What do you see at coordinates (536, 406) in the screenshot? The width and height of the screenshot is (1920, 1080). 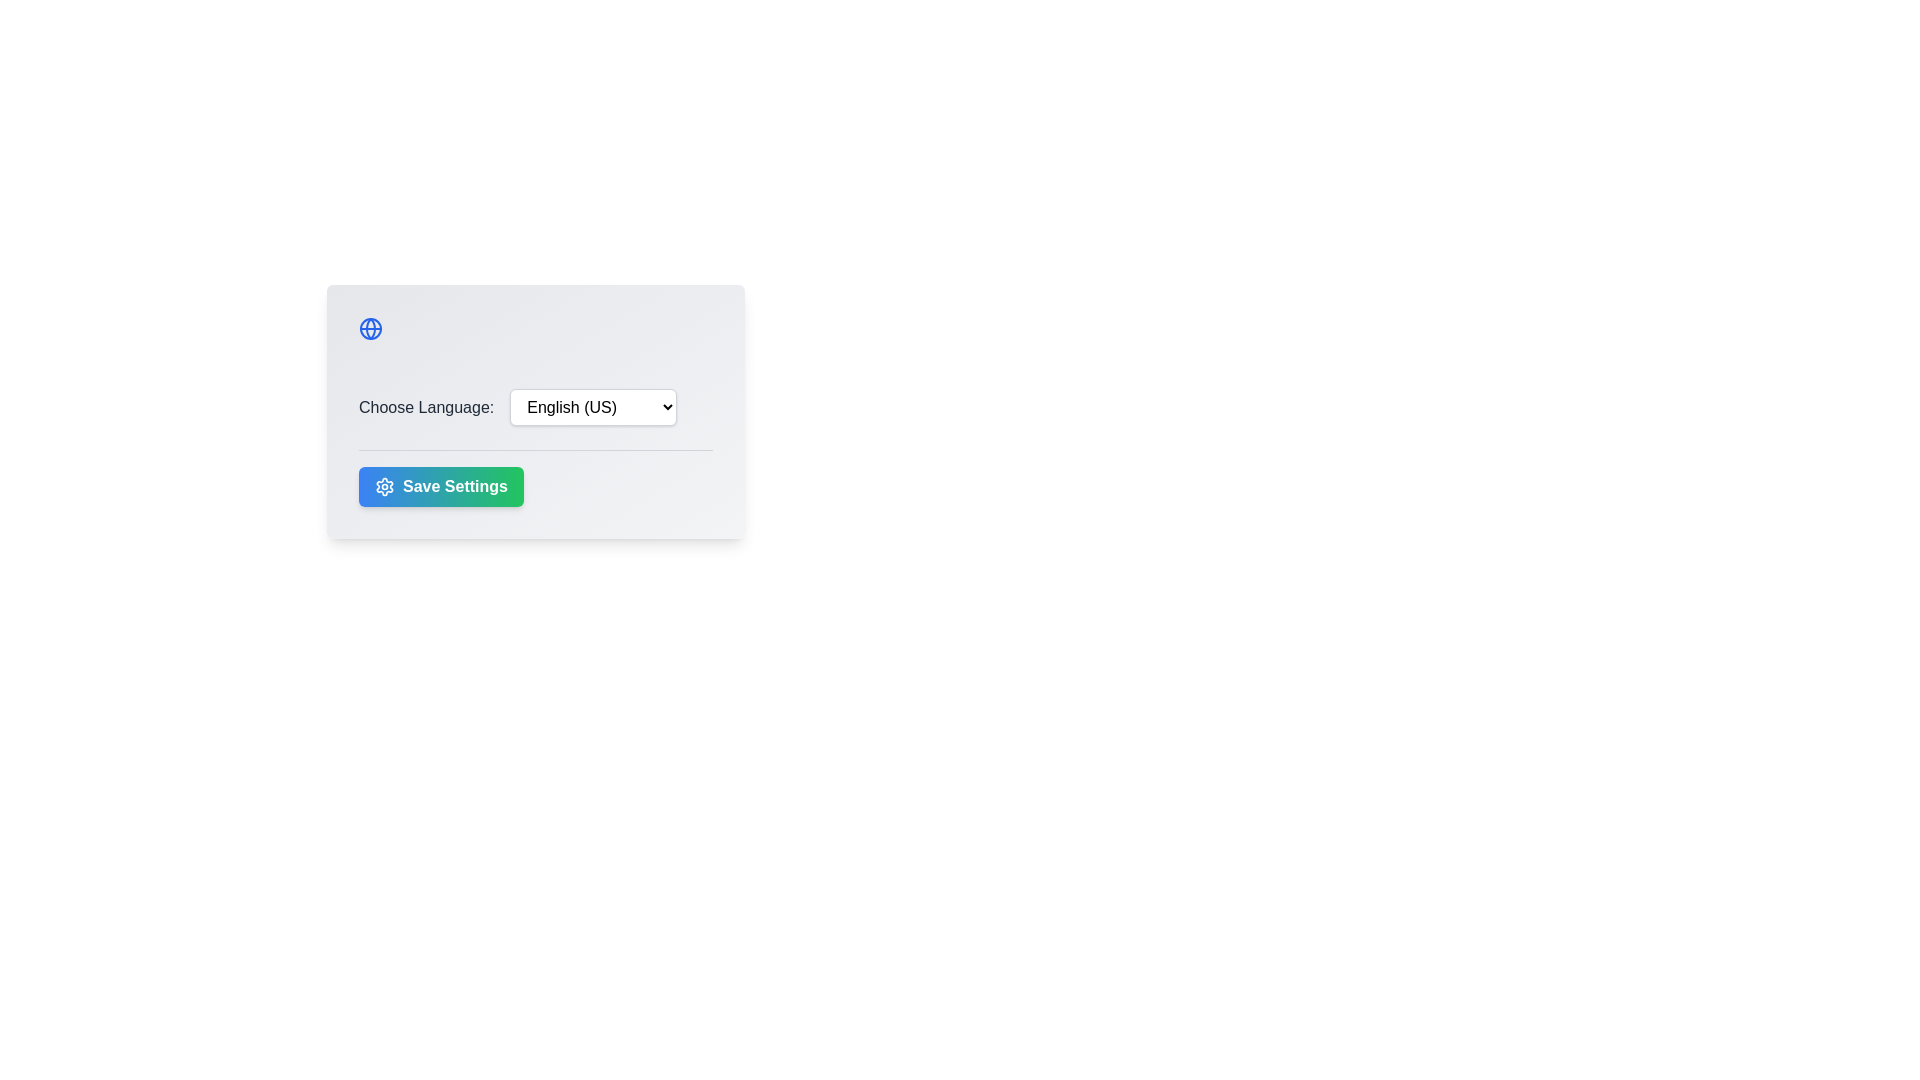 I see `the 'Choose Language:' dropdown menu to emphasize it` at bounding box center [536, 406].